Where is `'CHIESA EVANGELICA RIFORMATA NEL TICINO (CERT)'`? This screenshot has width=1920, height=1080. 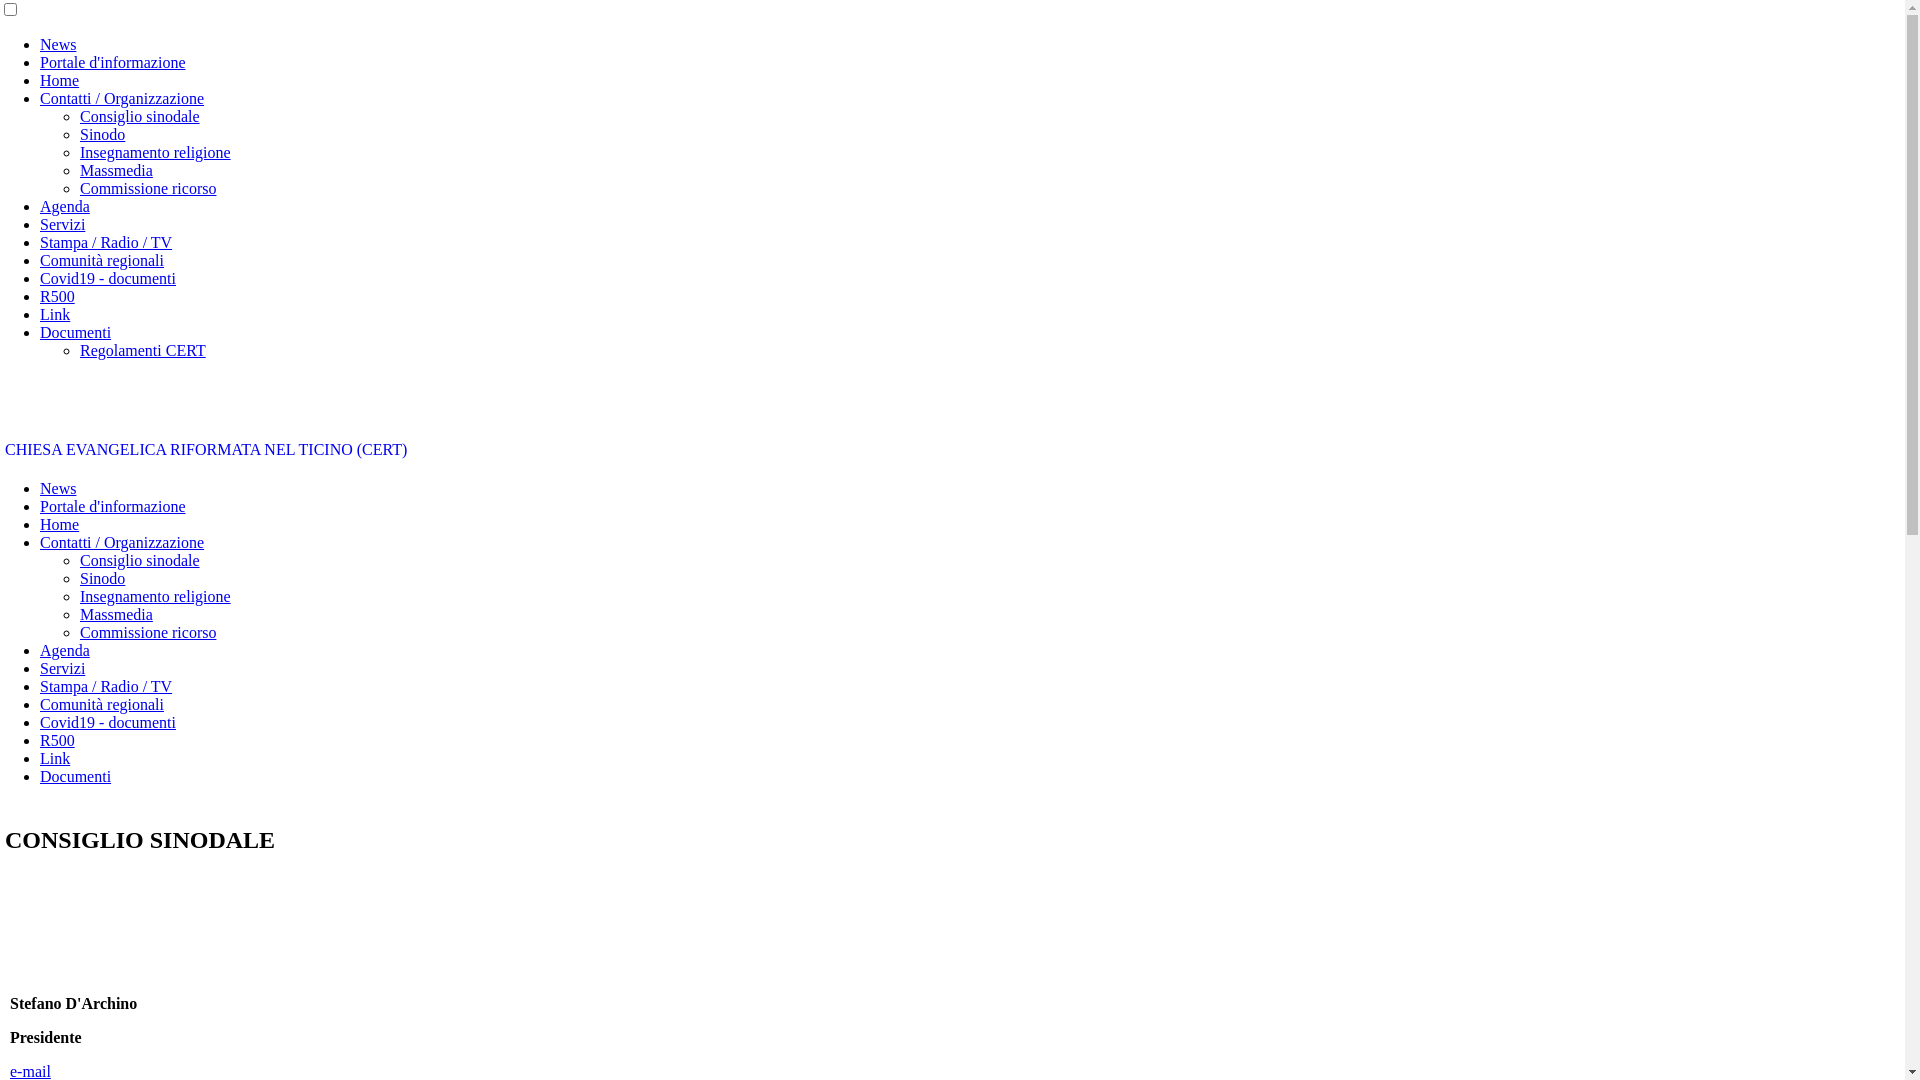
'CHIESA EVANGELICA RIFORMATA NEL TICINO (CERT)' is located at coordinates (206, 448).